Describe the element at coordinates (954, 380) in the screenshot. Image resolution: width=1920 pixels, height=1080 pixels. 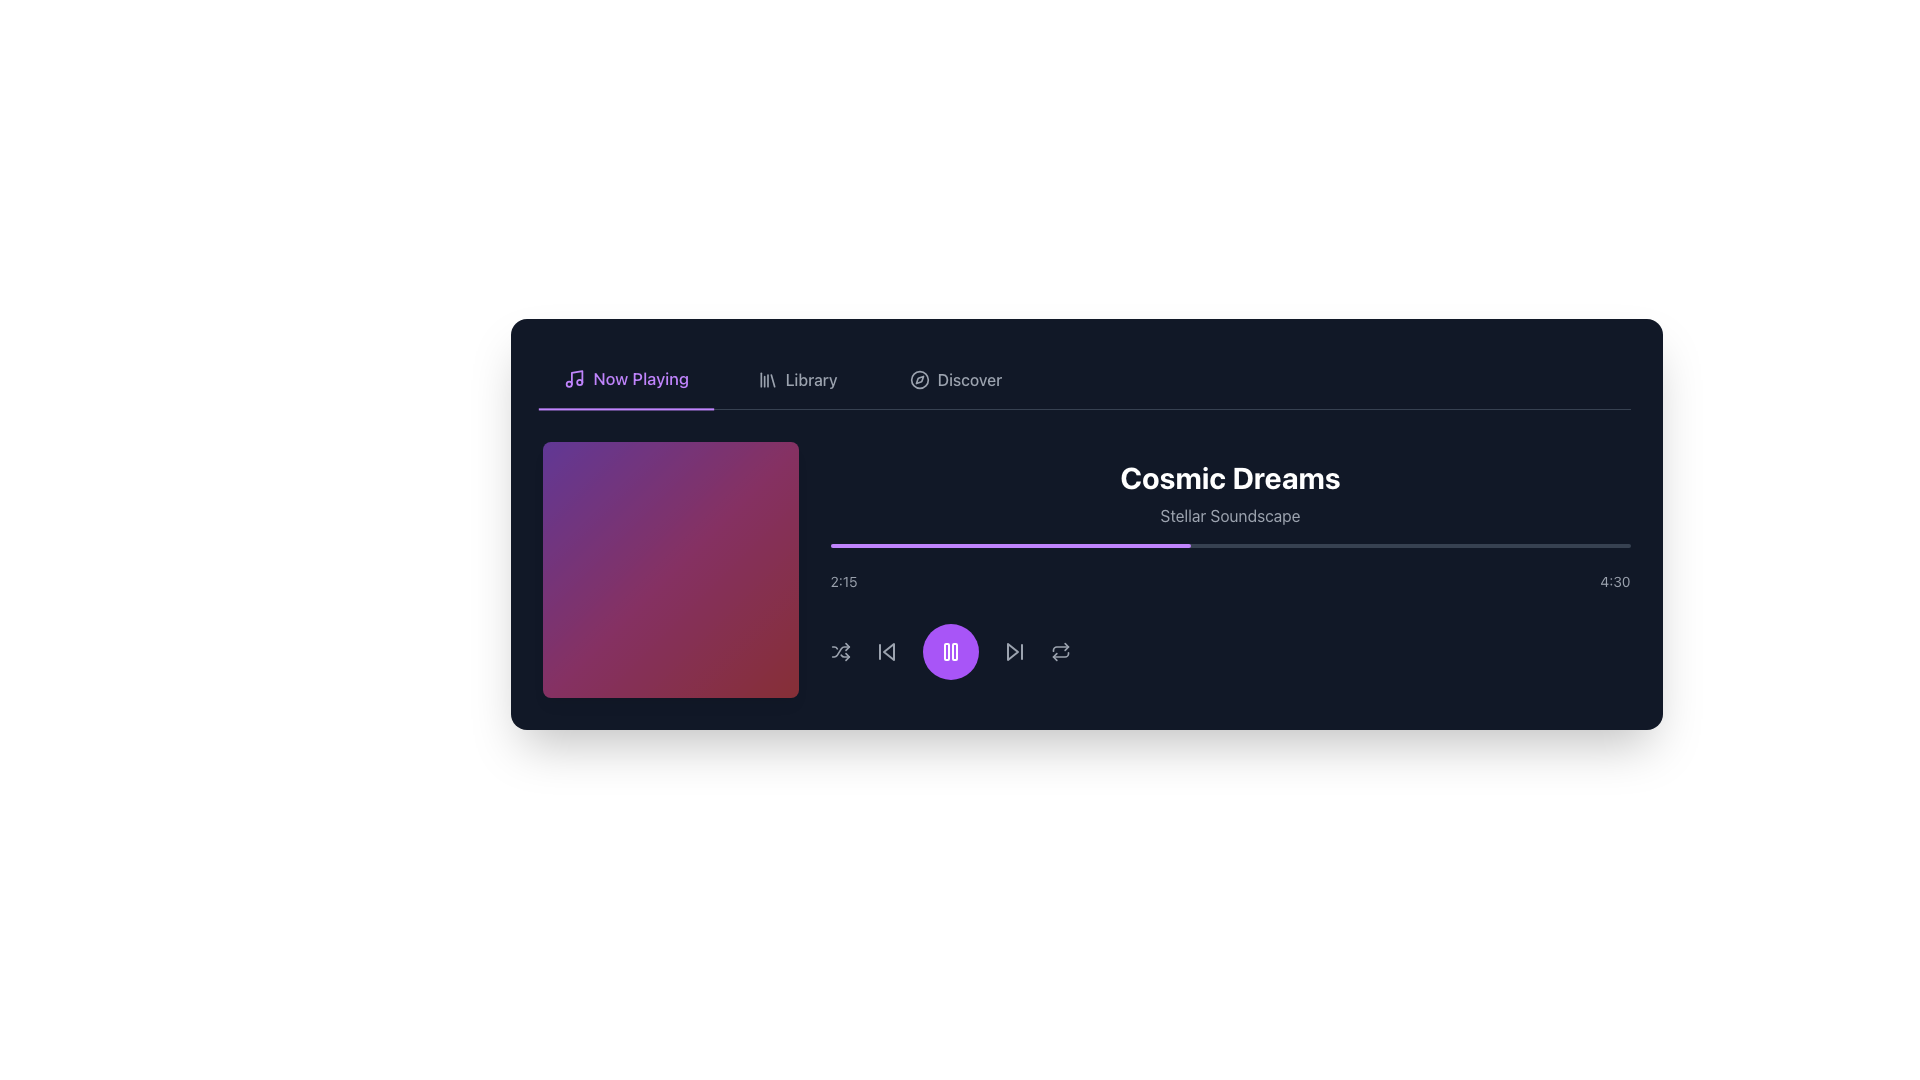
I see `the 'Discover' button, which is a text label with a compass icon, located as the third item from the left in the horizontal navigation bar` at that location.